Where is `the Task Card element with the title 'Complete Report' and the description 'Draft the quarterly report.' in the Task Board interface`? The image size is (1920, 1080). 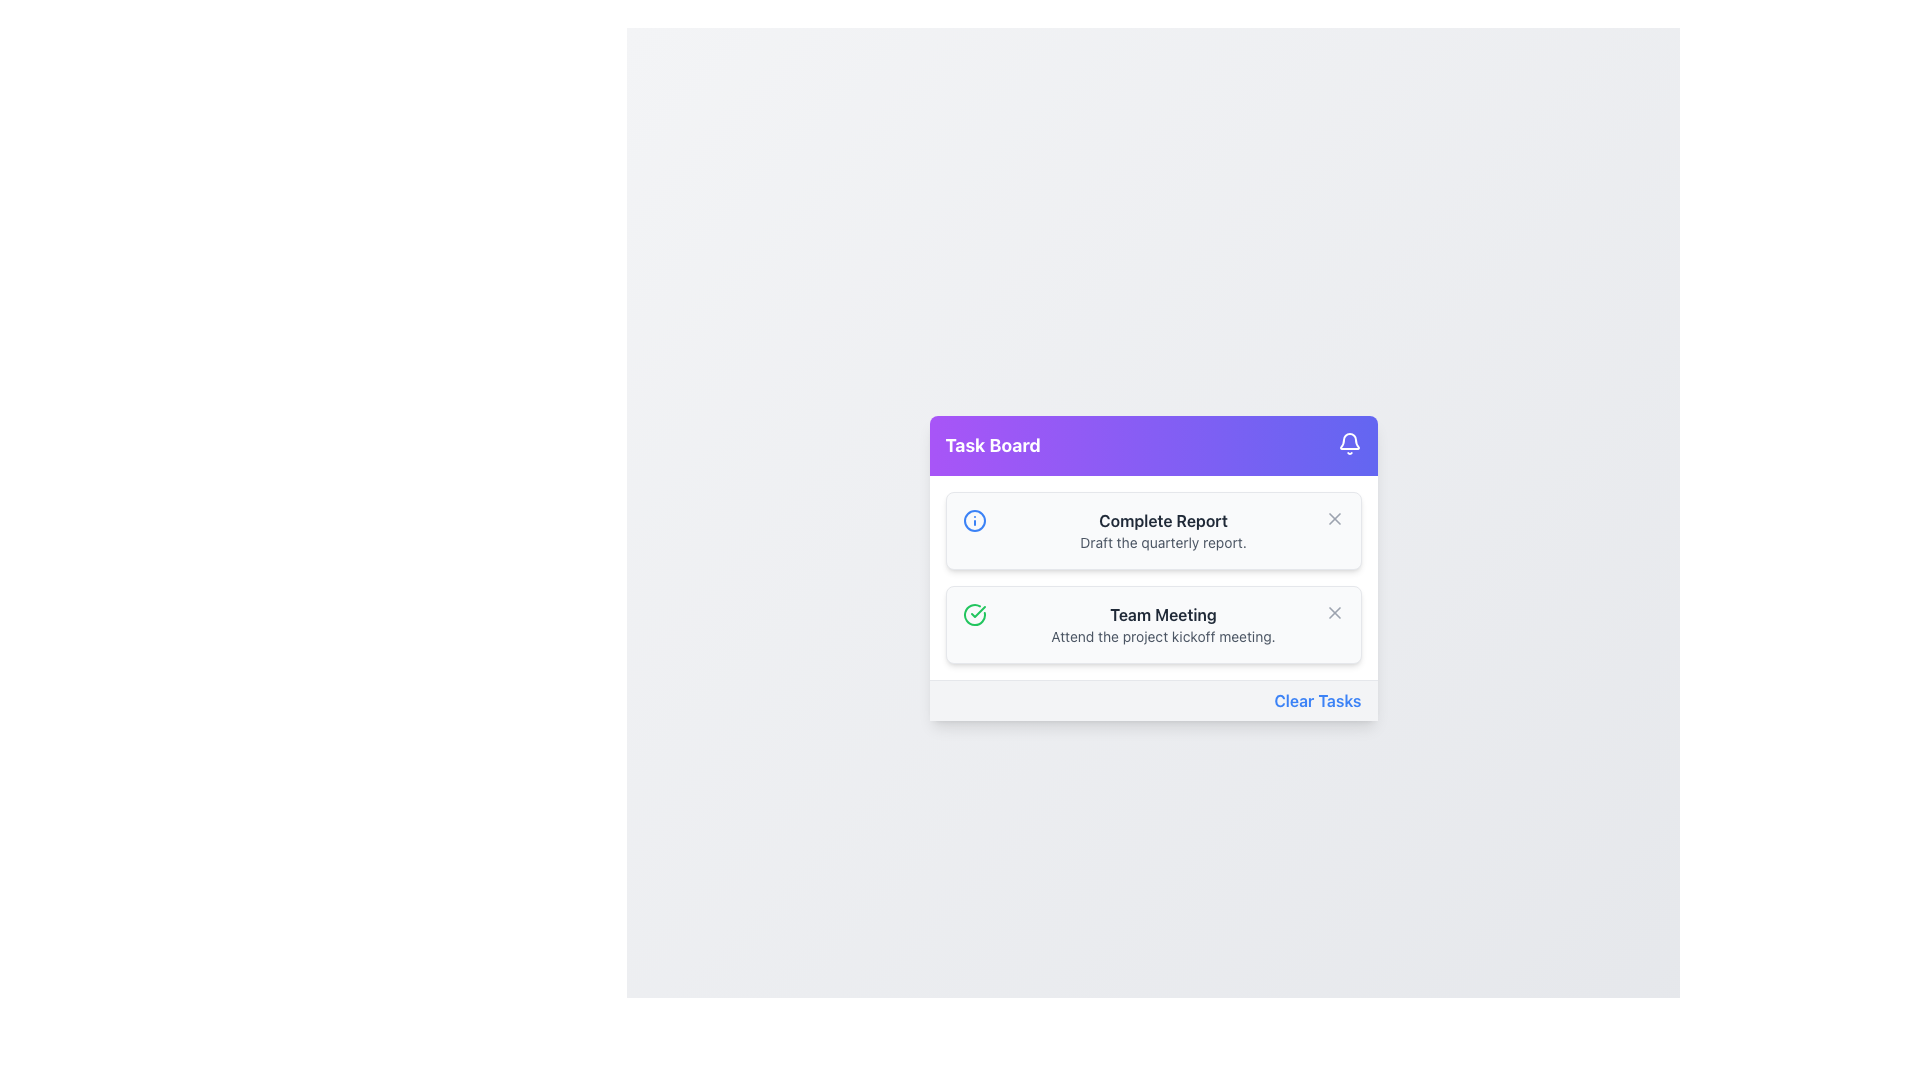
the Task Card element with the title 'Complete Report' and the description 'Draft the quarterly report.' in the Task Board interface is located at coordinates (1153, 529).